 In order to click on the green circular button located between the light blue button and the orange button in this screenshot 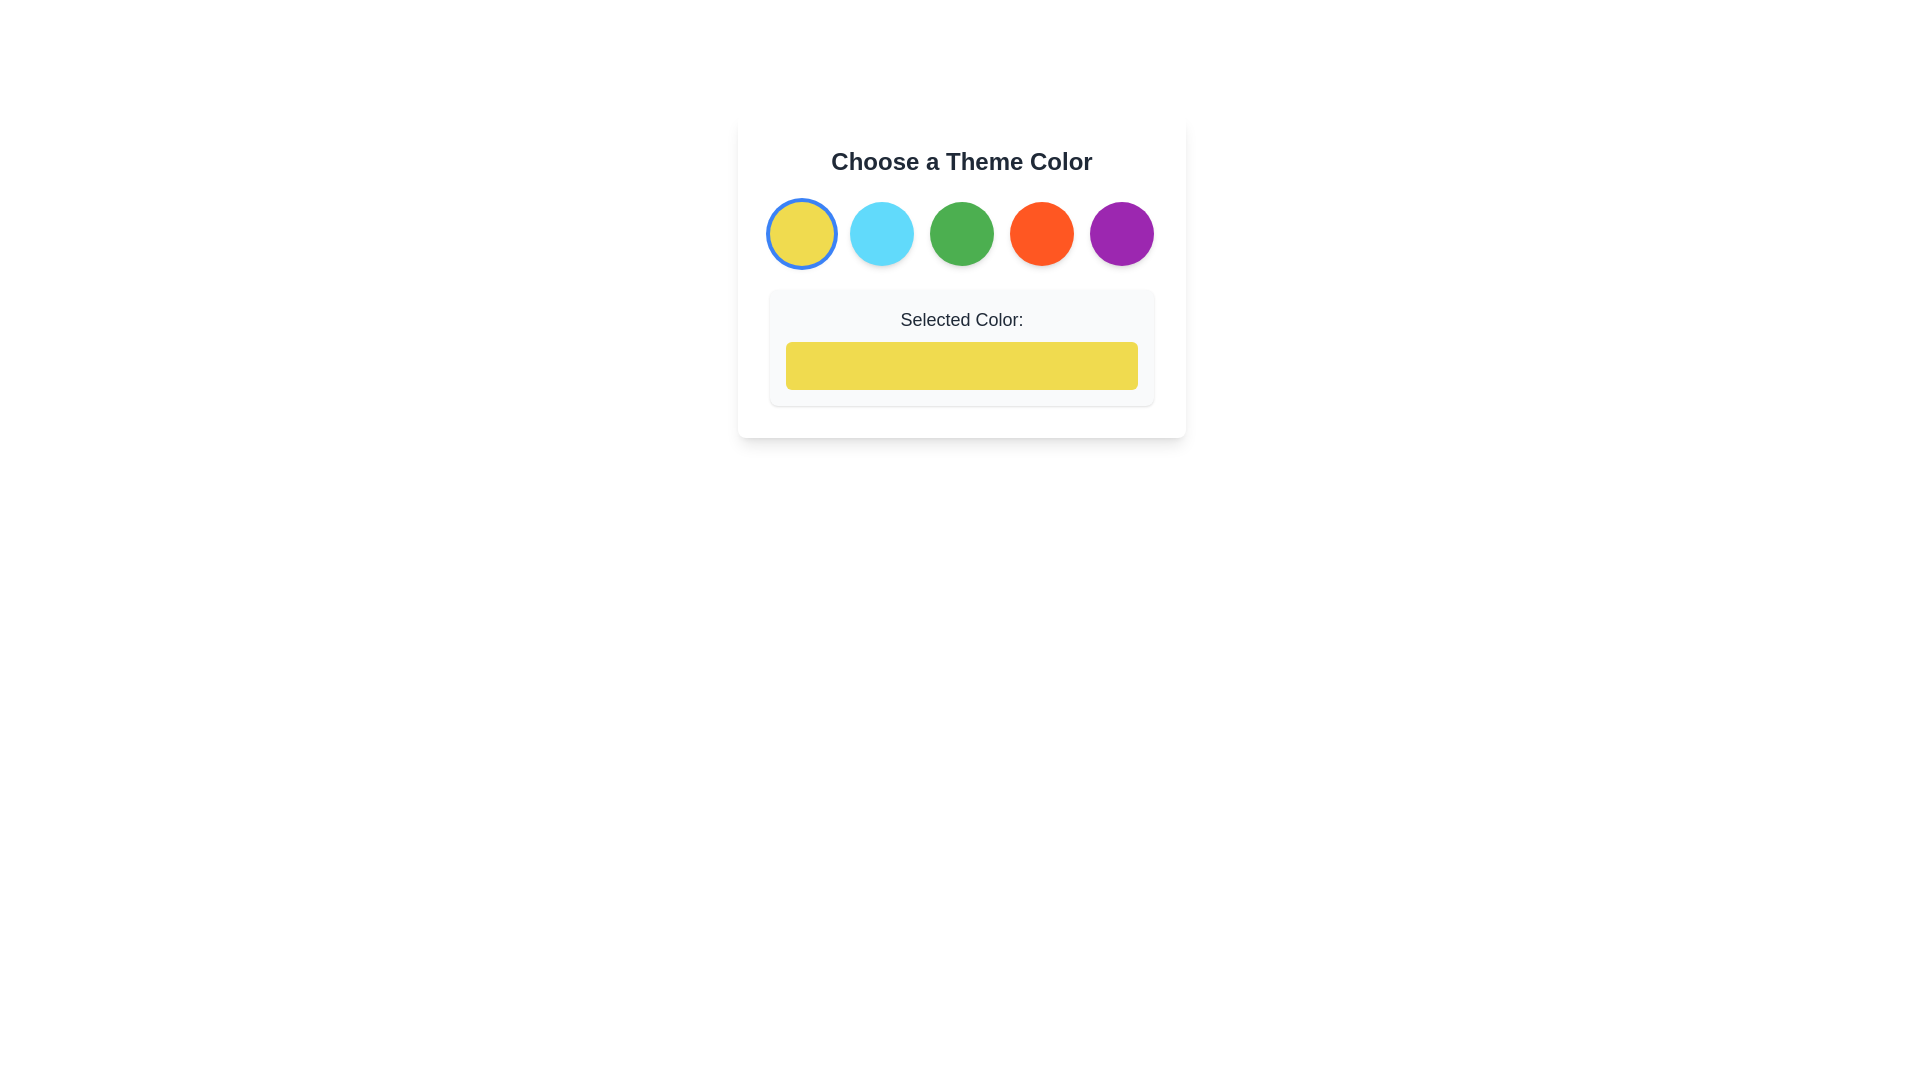, I will do `click(961, 233)`.